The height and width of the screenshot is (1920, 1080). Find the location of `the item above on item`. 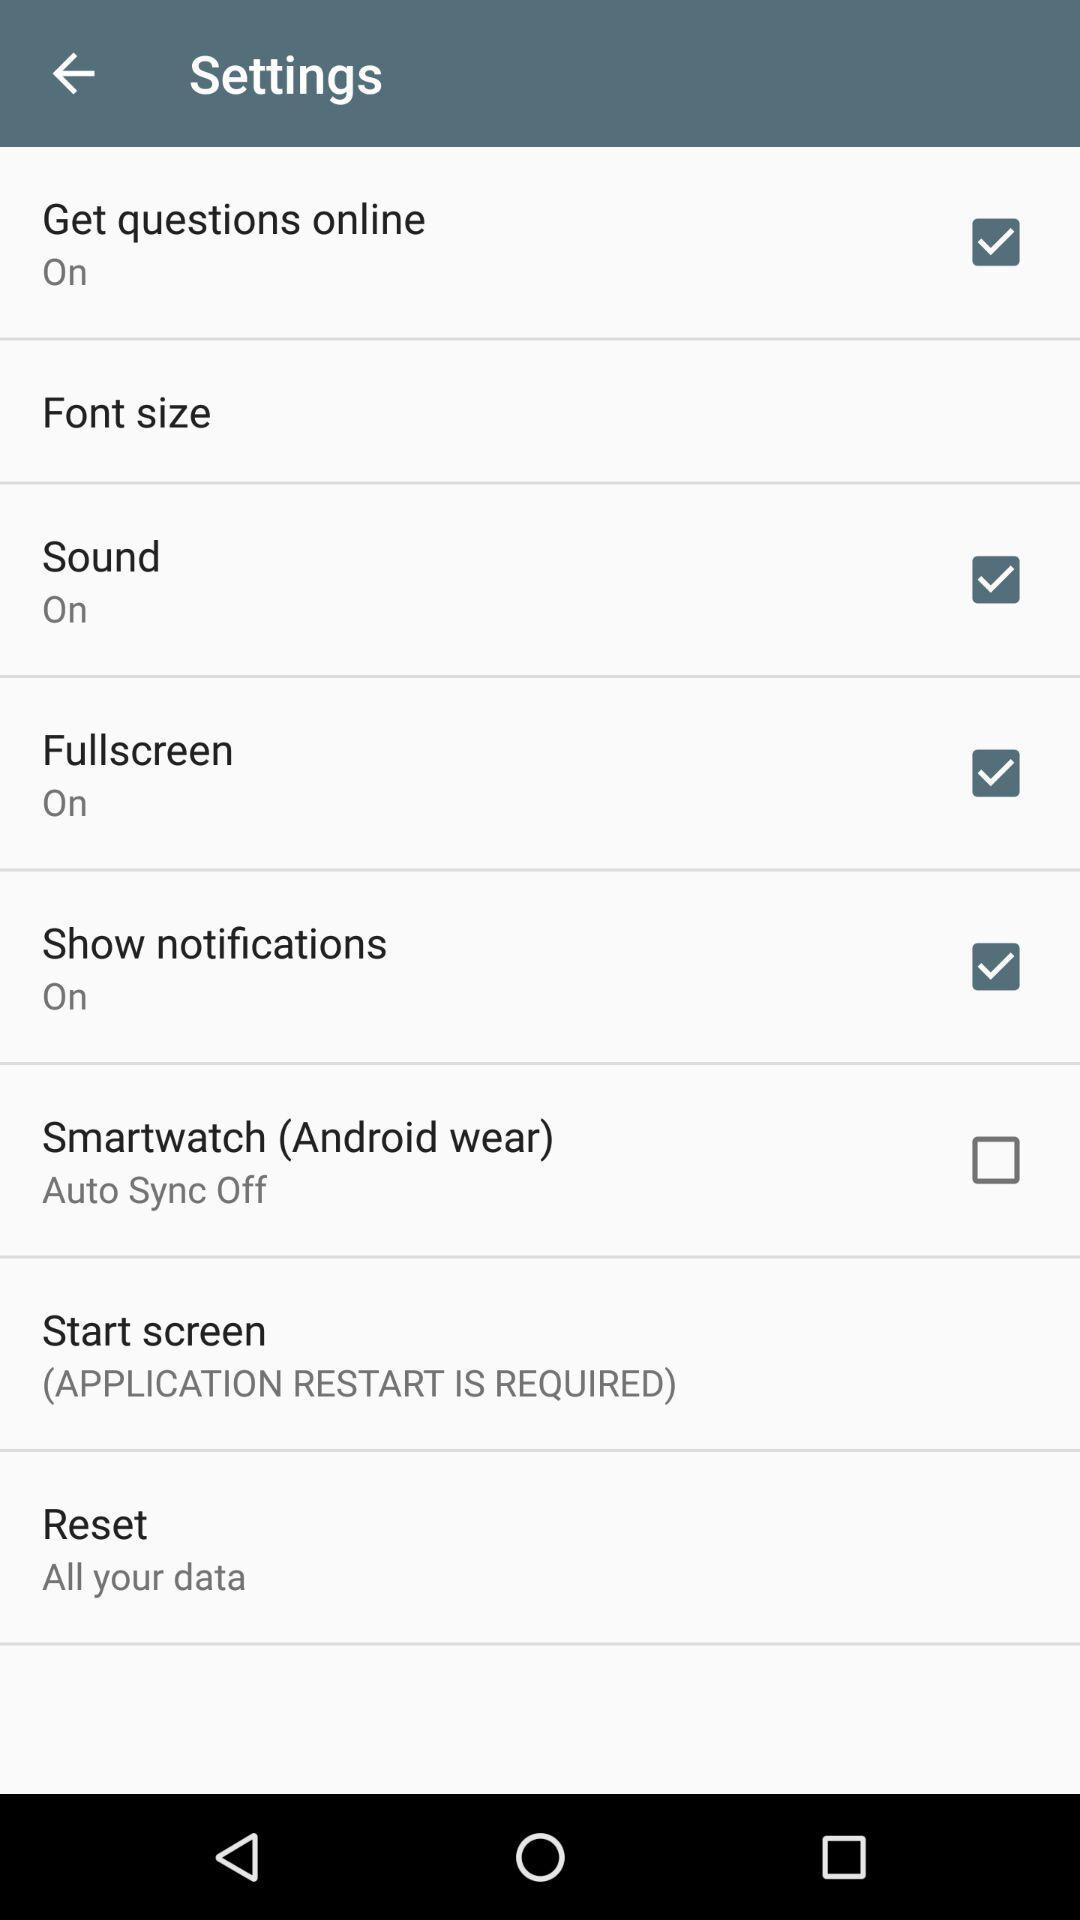

the item above on item is located at coordinates (137, 747).